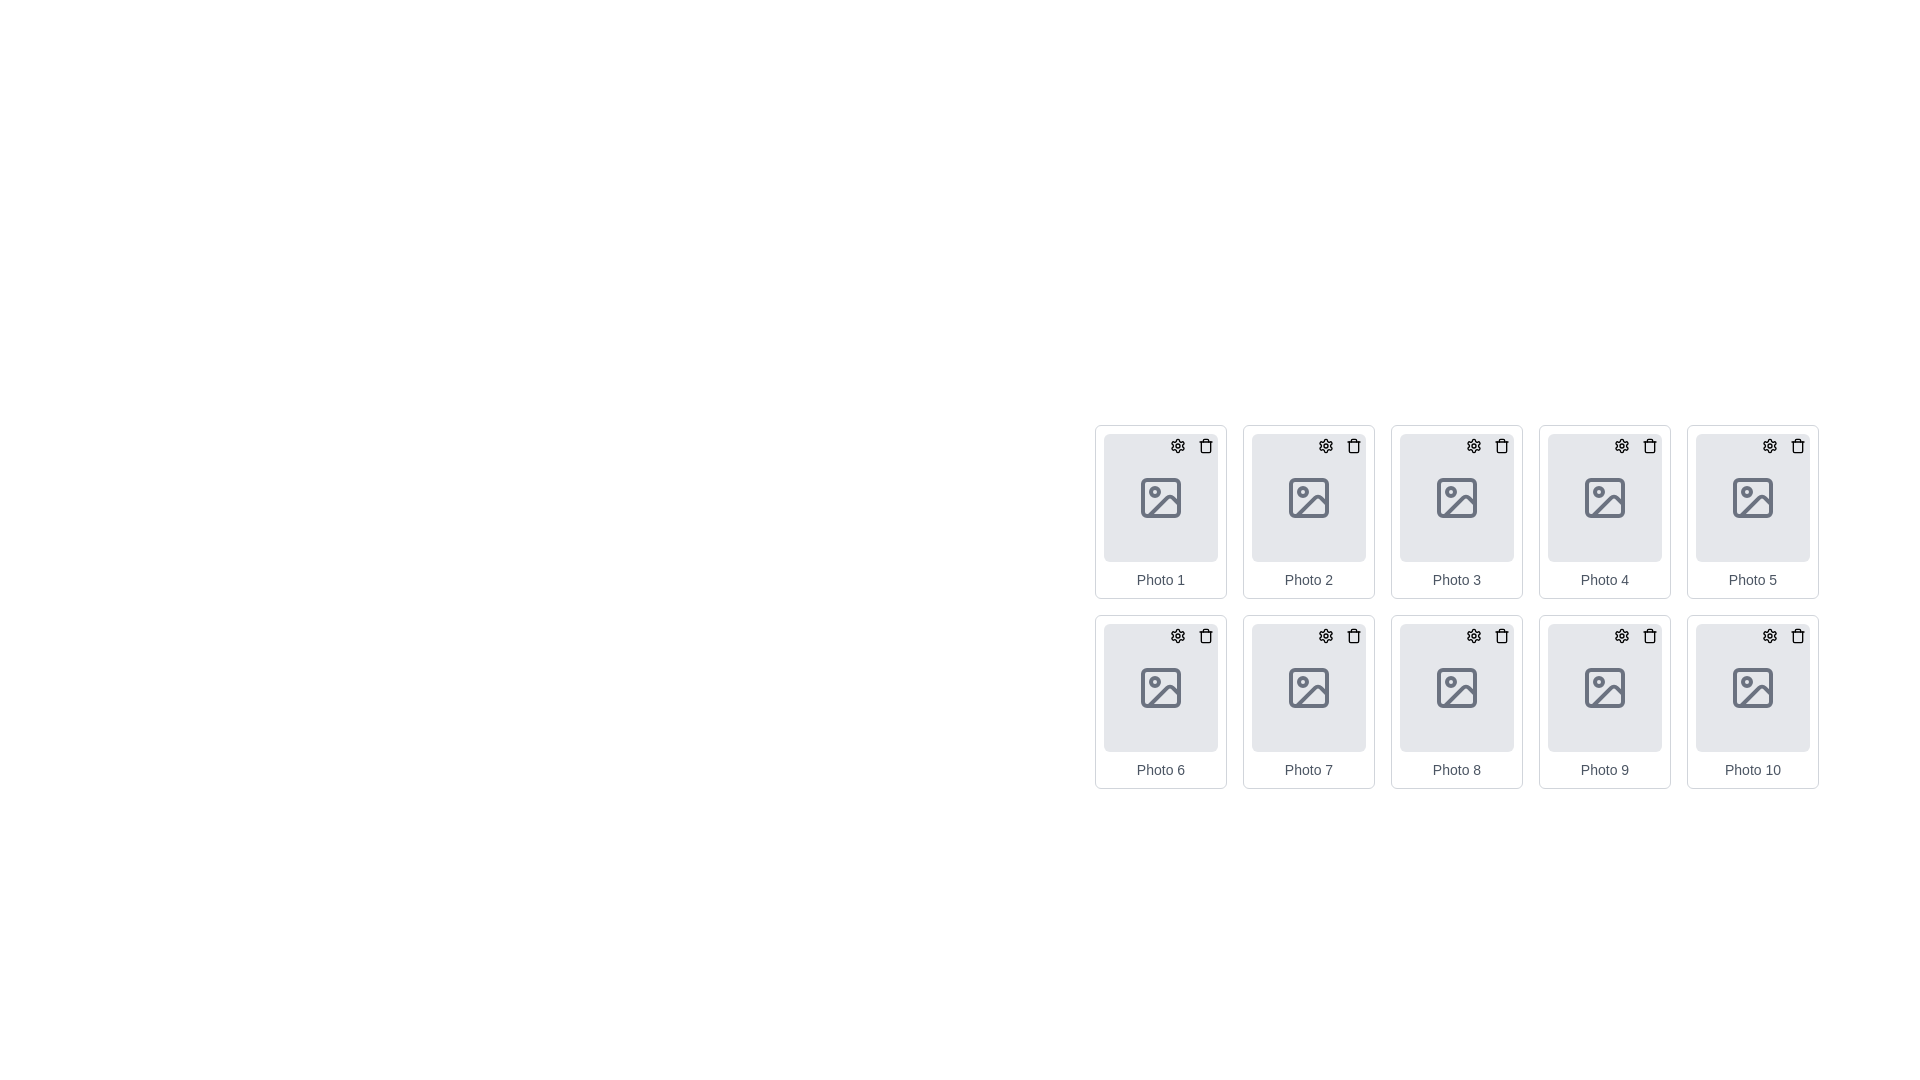 The width and height of the screenshot is (1920, 1080). I want to click on the delete icon located at the top-right corner of the second photo item in the grid layout to observe any hover state changes, so click(1353, 445).